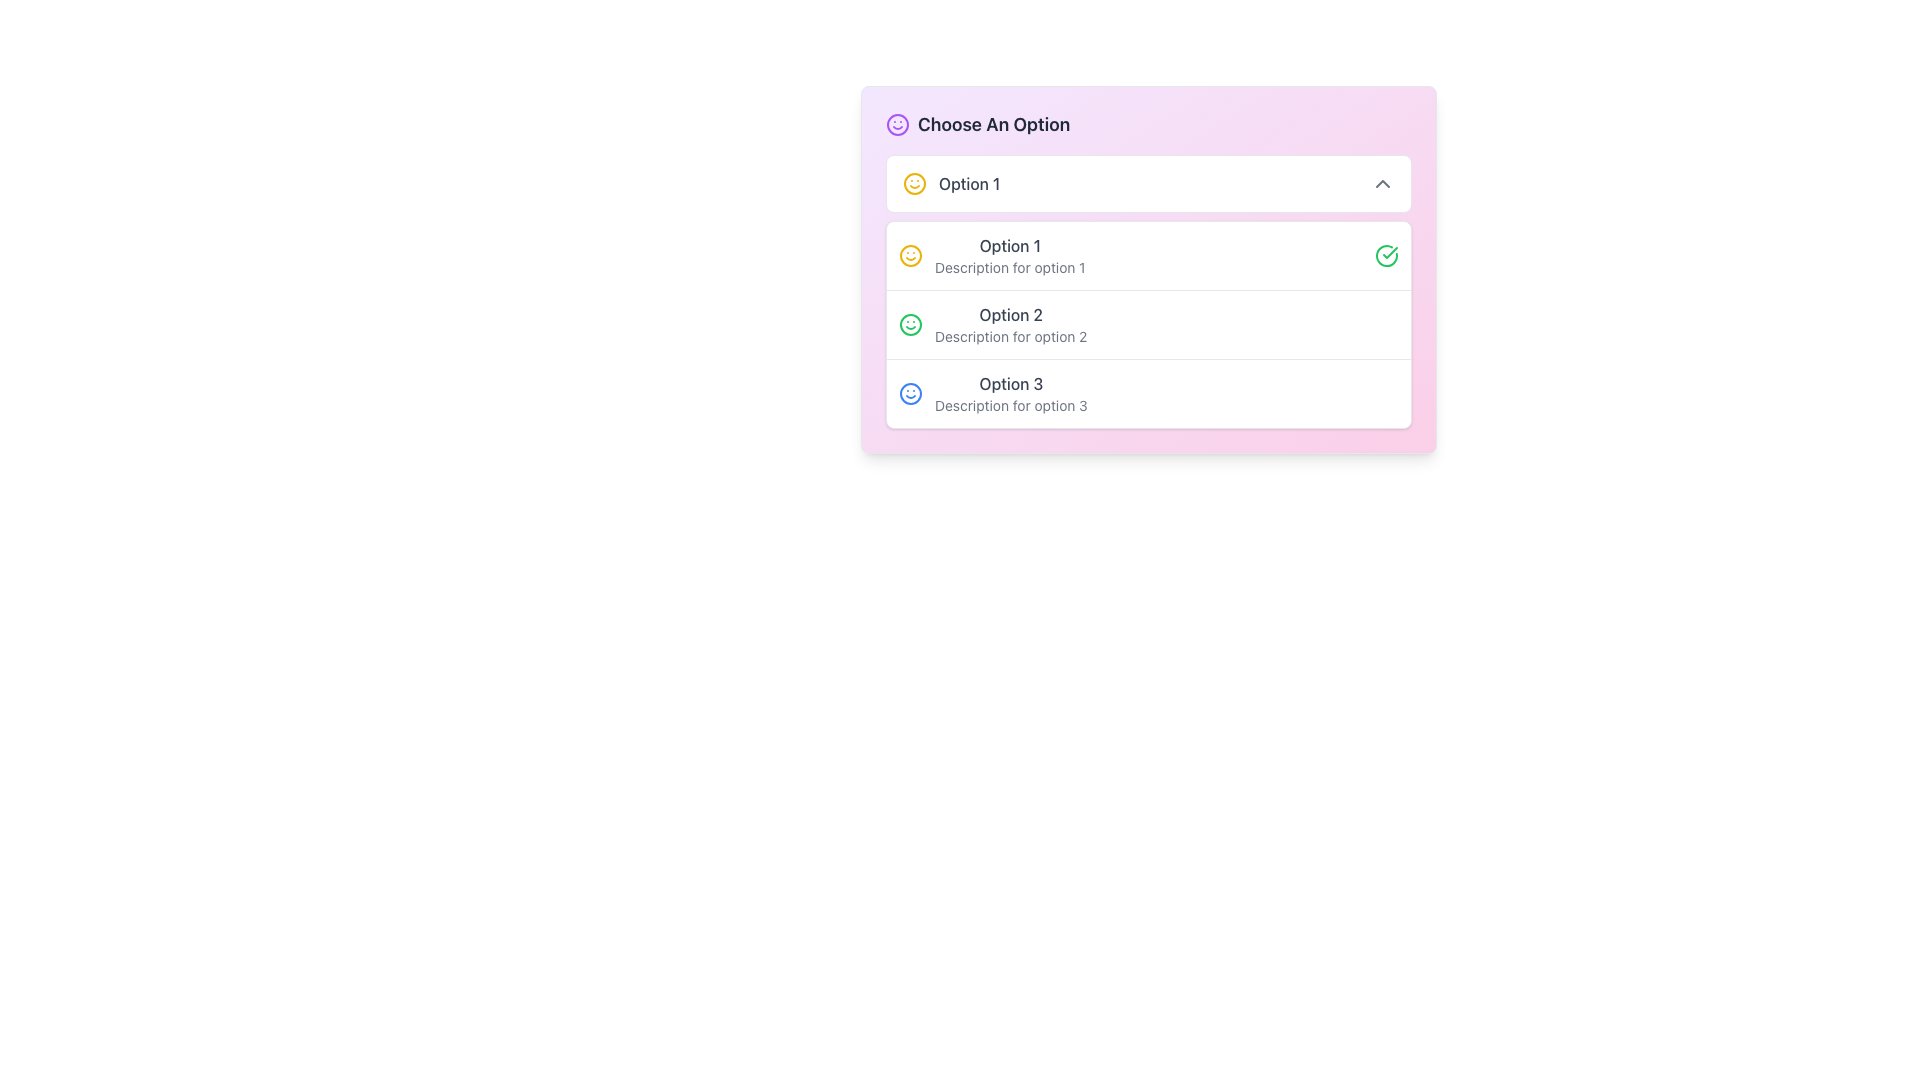 This screenshot has width=1920, height=1080. I want to click on the Text label that serves as the title for the second selectable option under the heading 'Choose An Option', so click(1011, 315).